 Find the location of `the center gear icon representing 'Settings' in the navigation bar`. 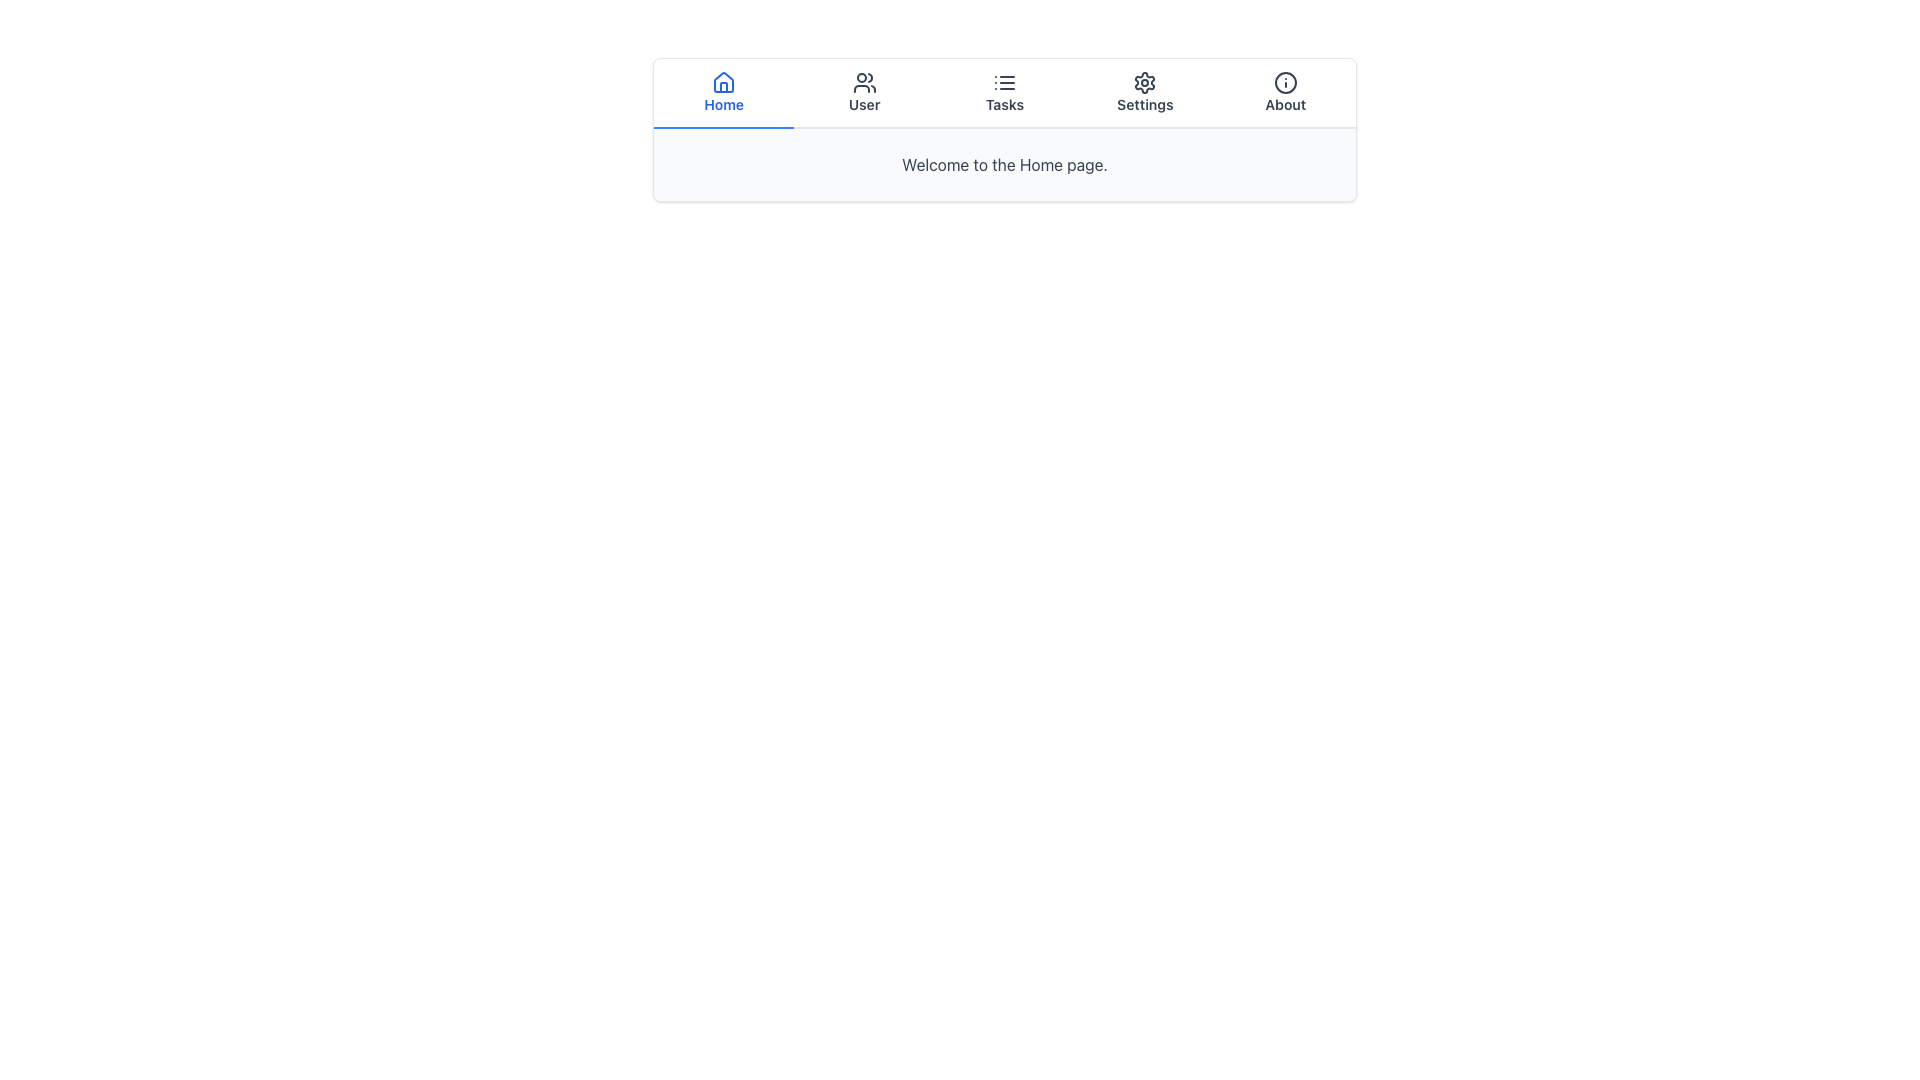

the center gear icon representing 'Settings' in the navigation bar is located at coordinates (1145, 82).